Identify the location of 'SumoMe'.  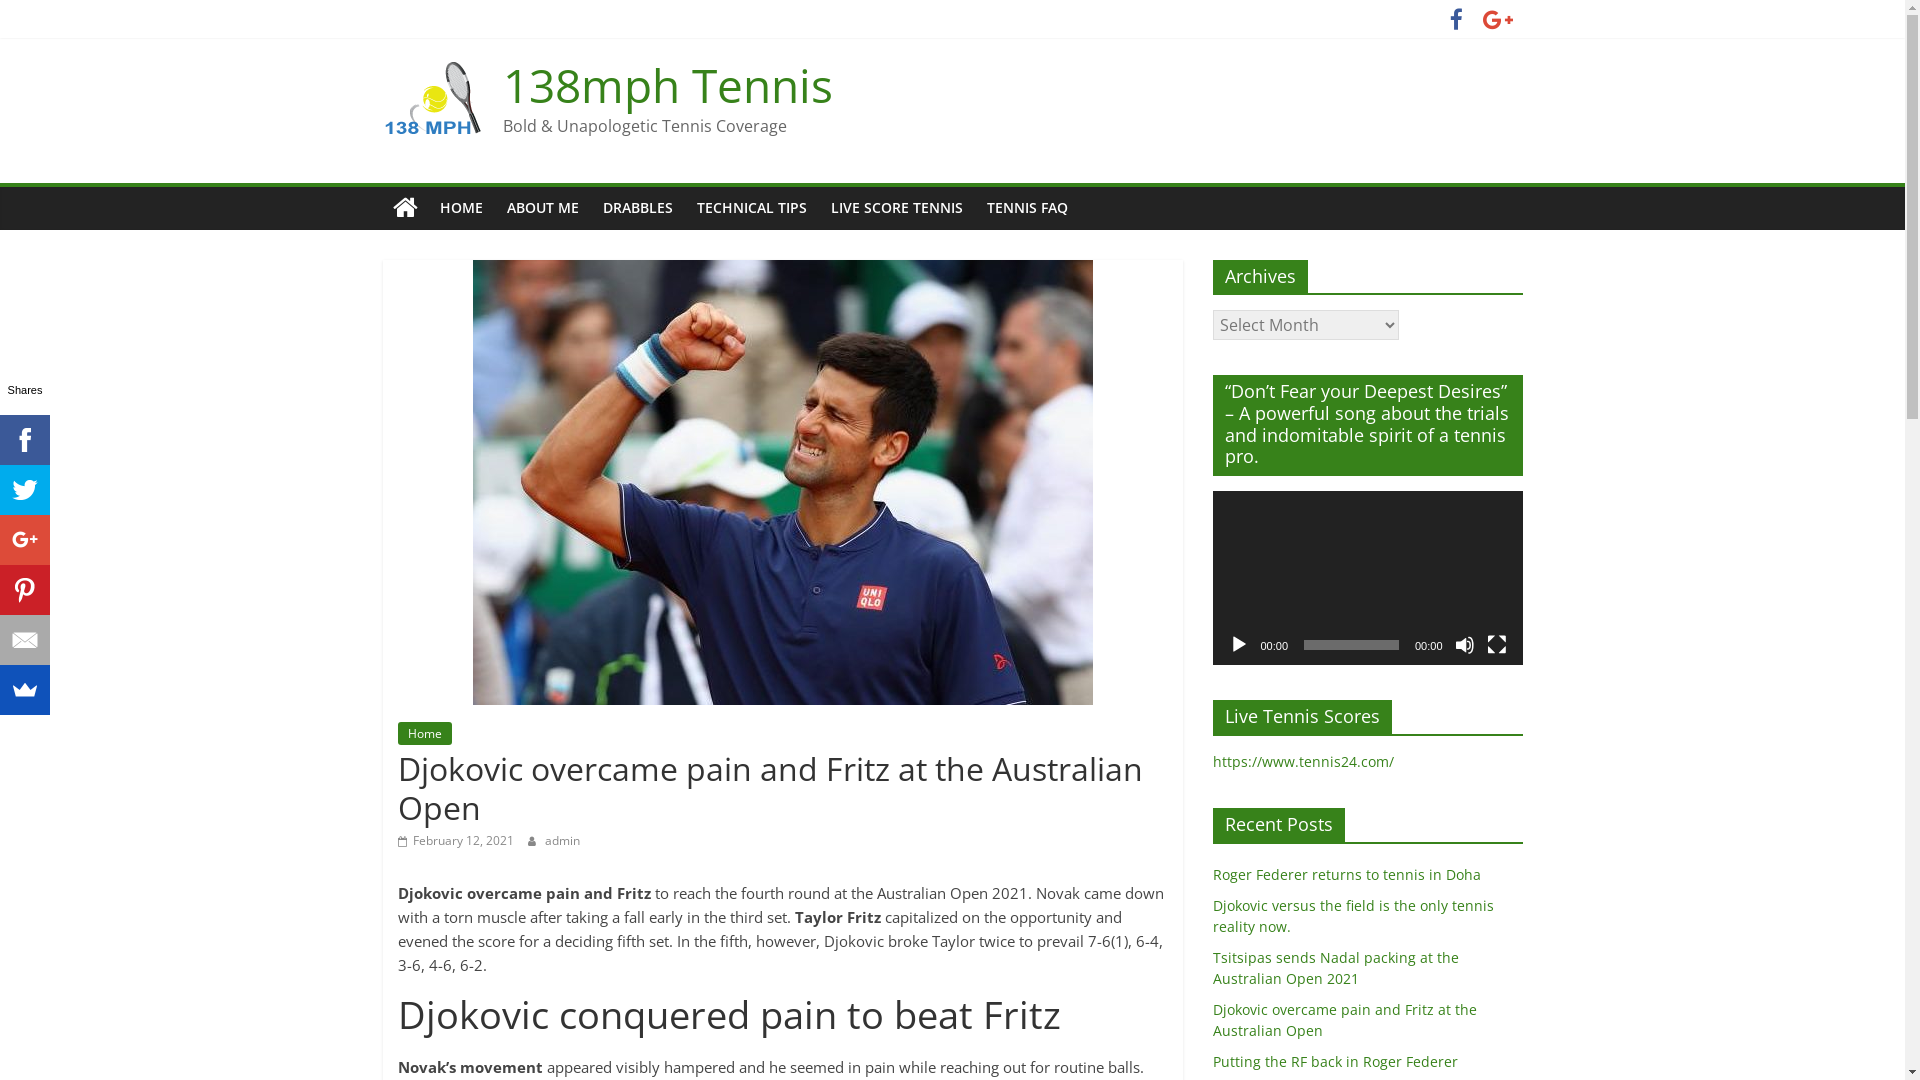
(24, 689).